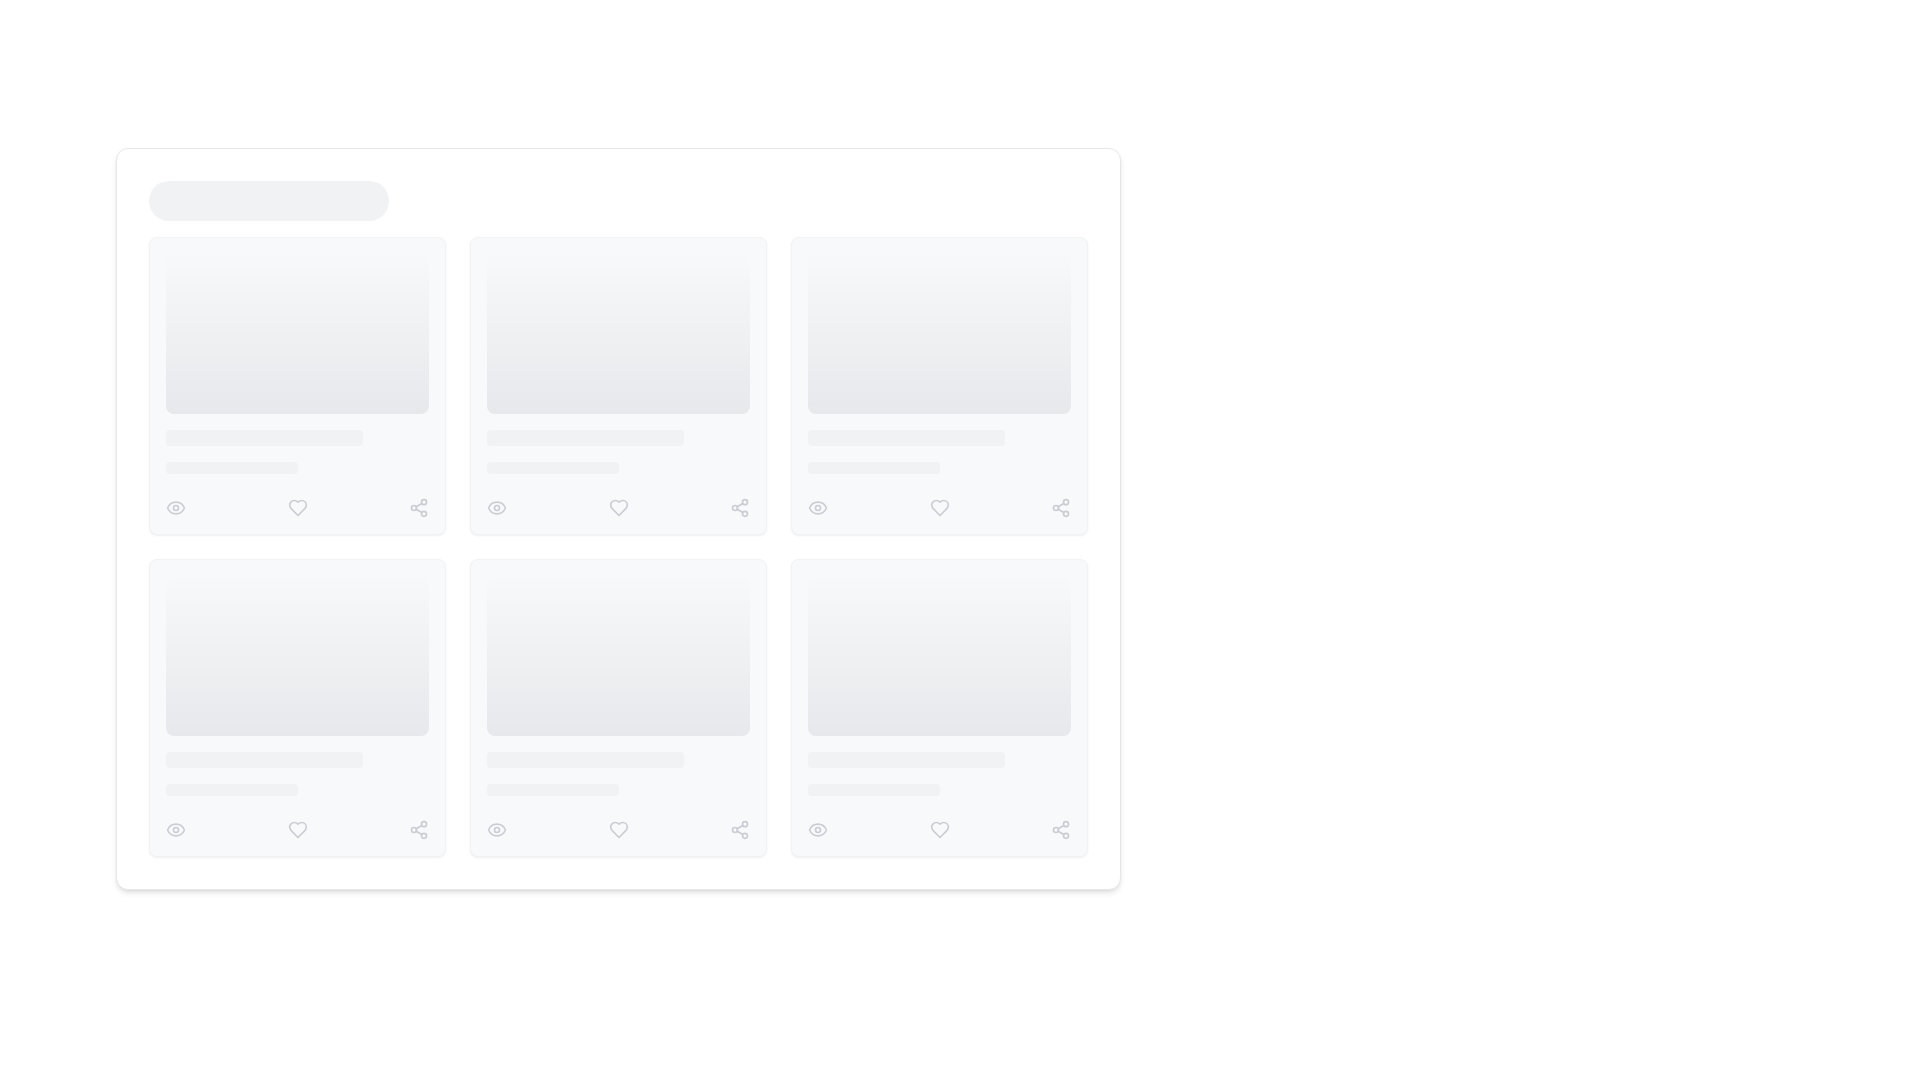  I want to click on the share action icon located at the bottom-right corner of the card, so click(738, 507).